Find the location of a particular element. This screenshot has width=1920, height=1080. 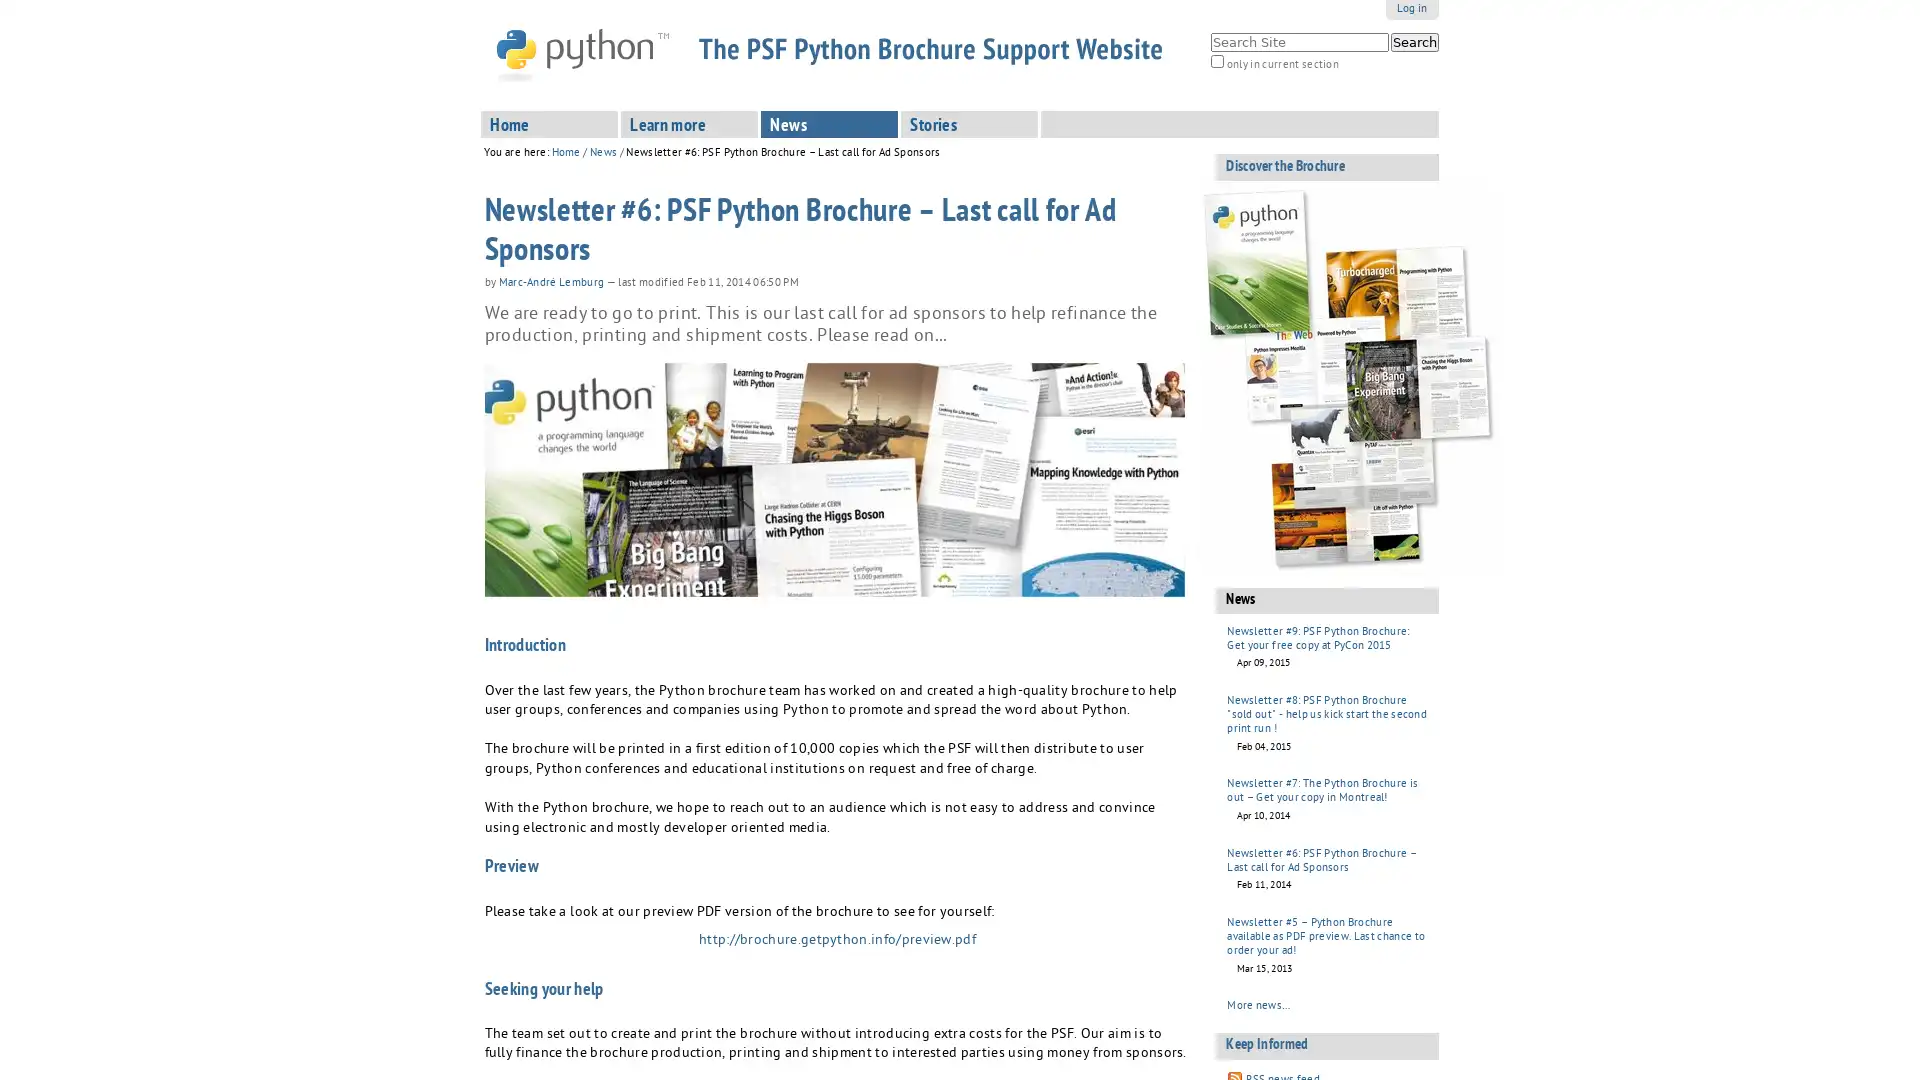

Search is located at coordinates (1413, 42).